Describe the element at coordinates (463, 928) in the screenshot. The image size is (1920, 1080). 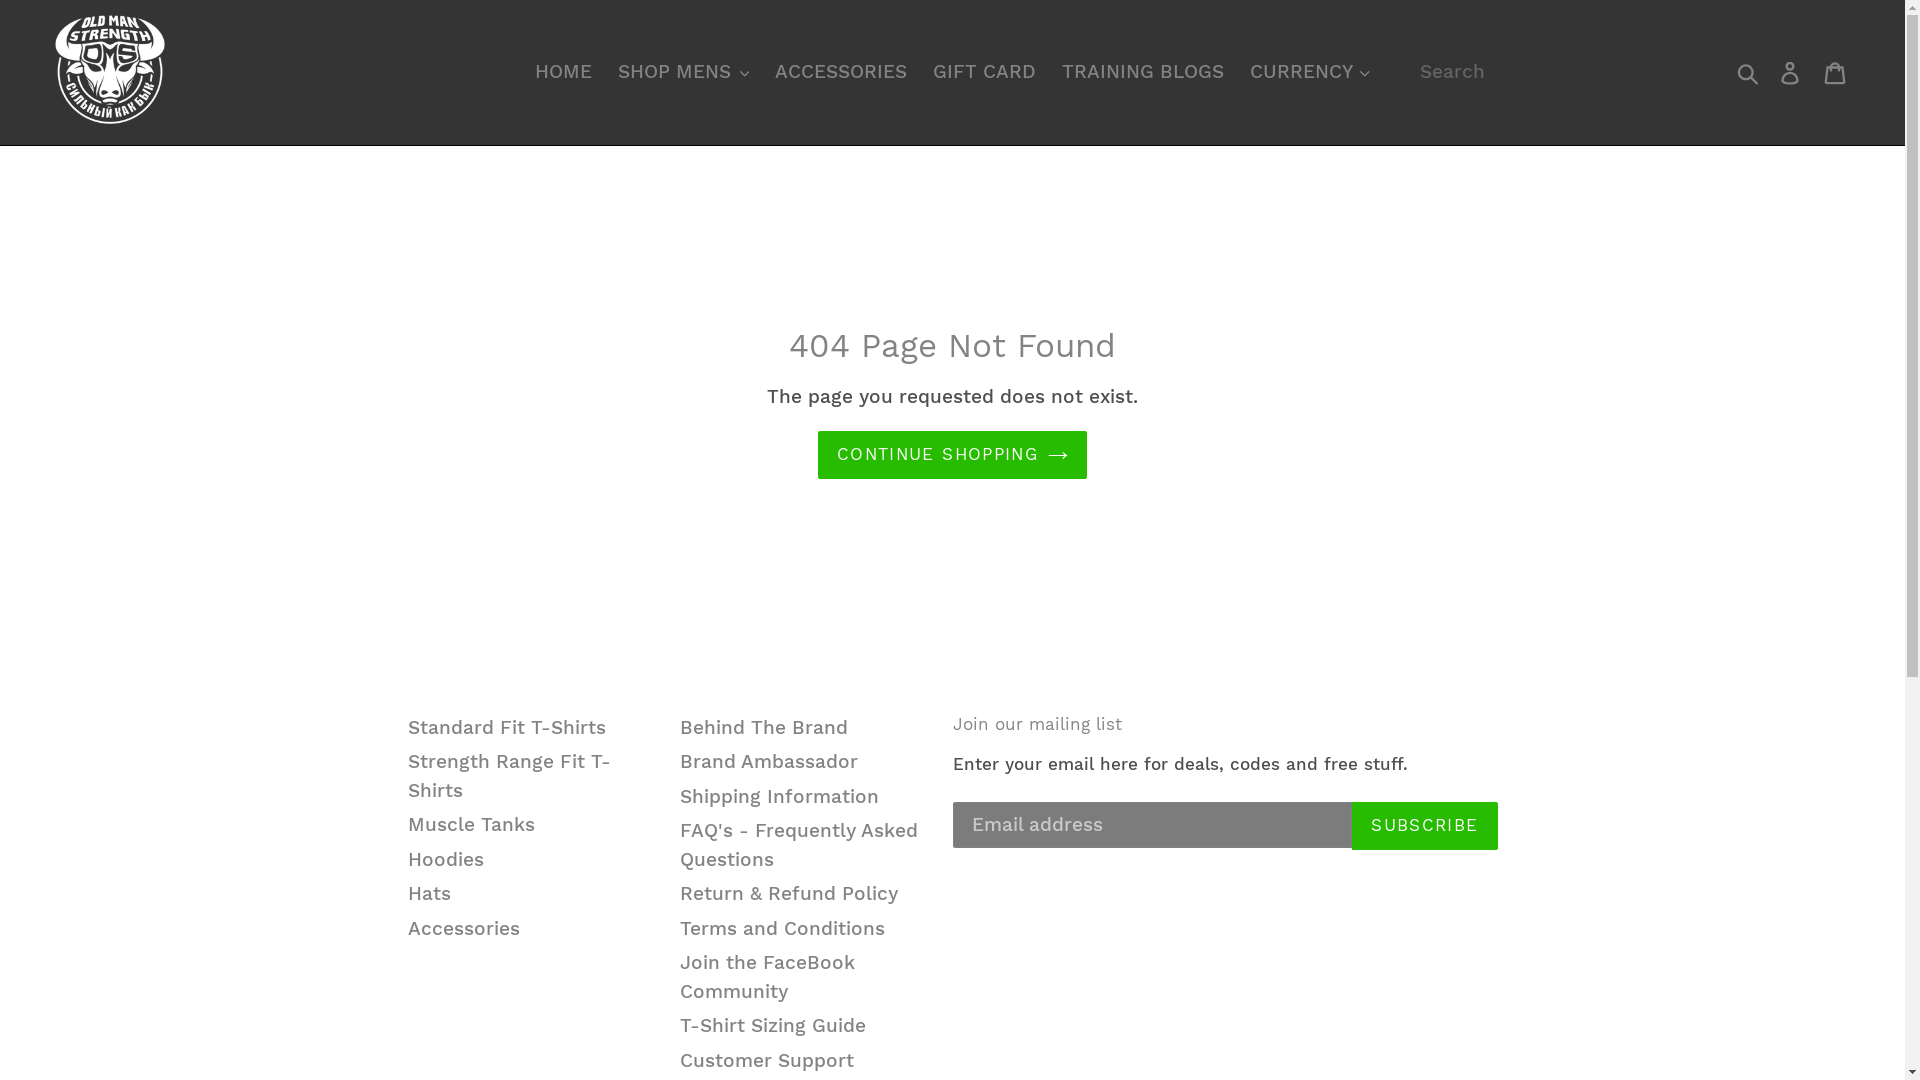
I see `'Accessories'` at that location.